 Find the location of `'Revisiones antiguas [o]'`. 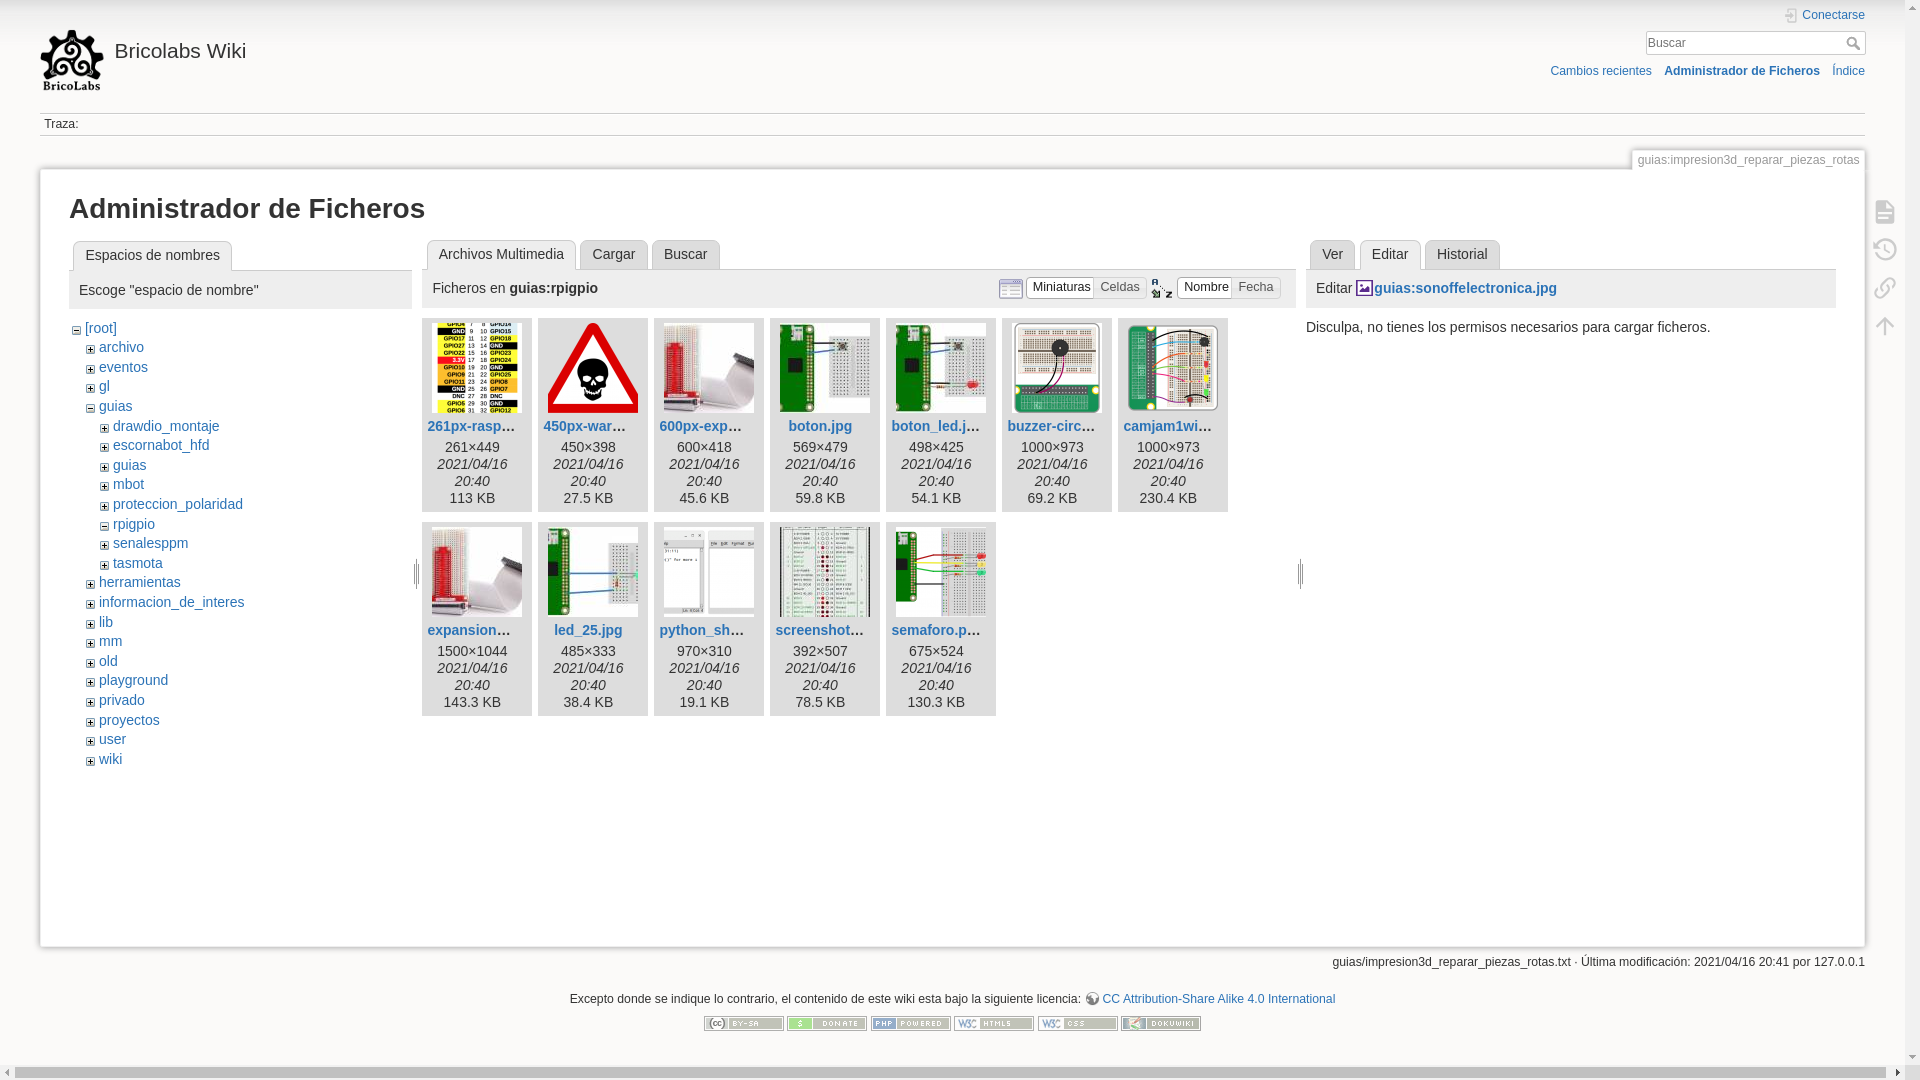

'Revisiones antiguas [o]' is located at coordinates (1861, 249).